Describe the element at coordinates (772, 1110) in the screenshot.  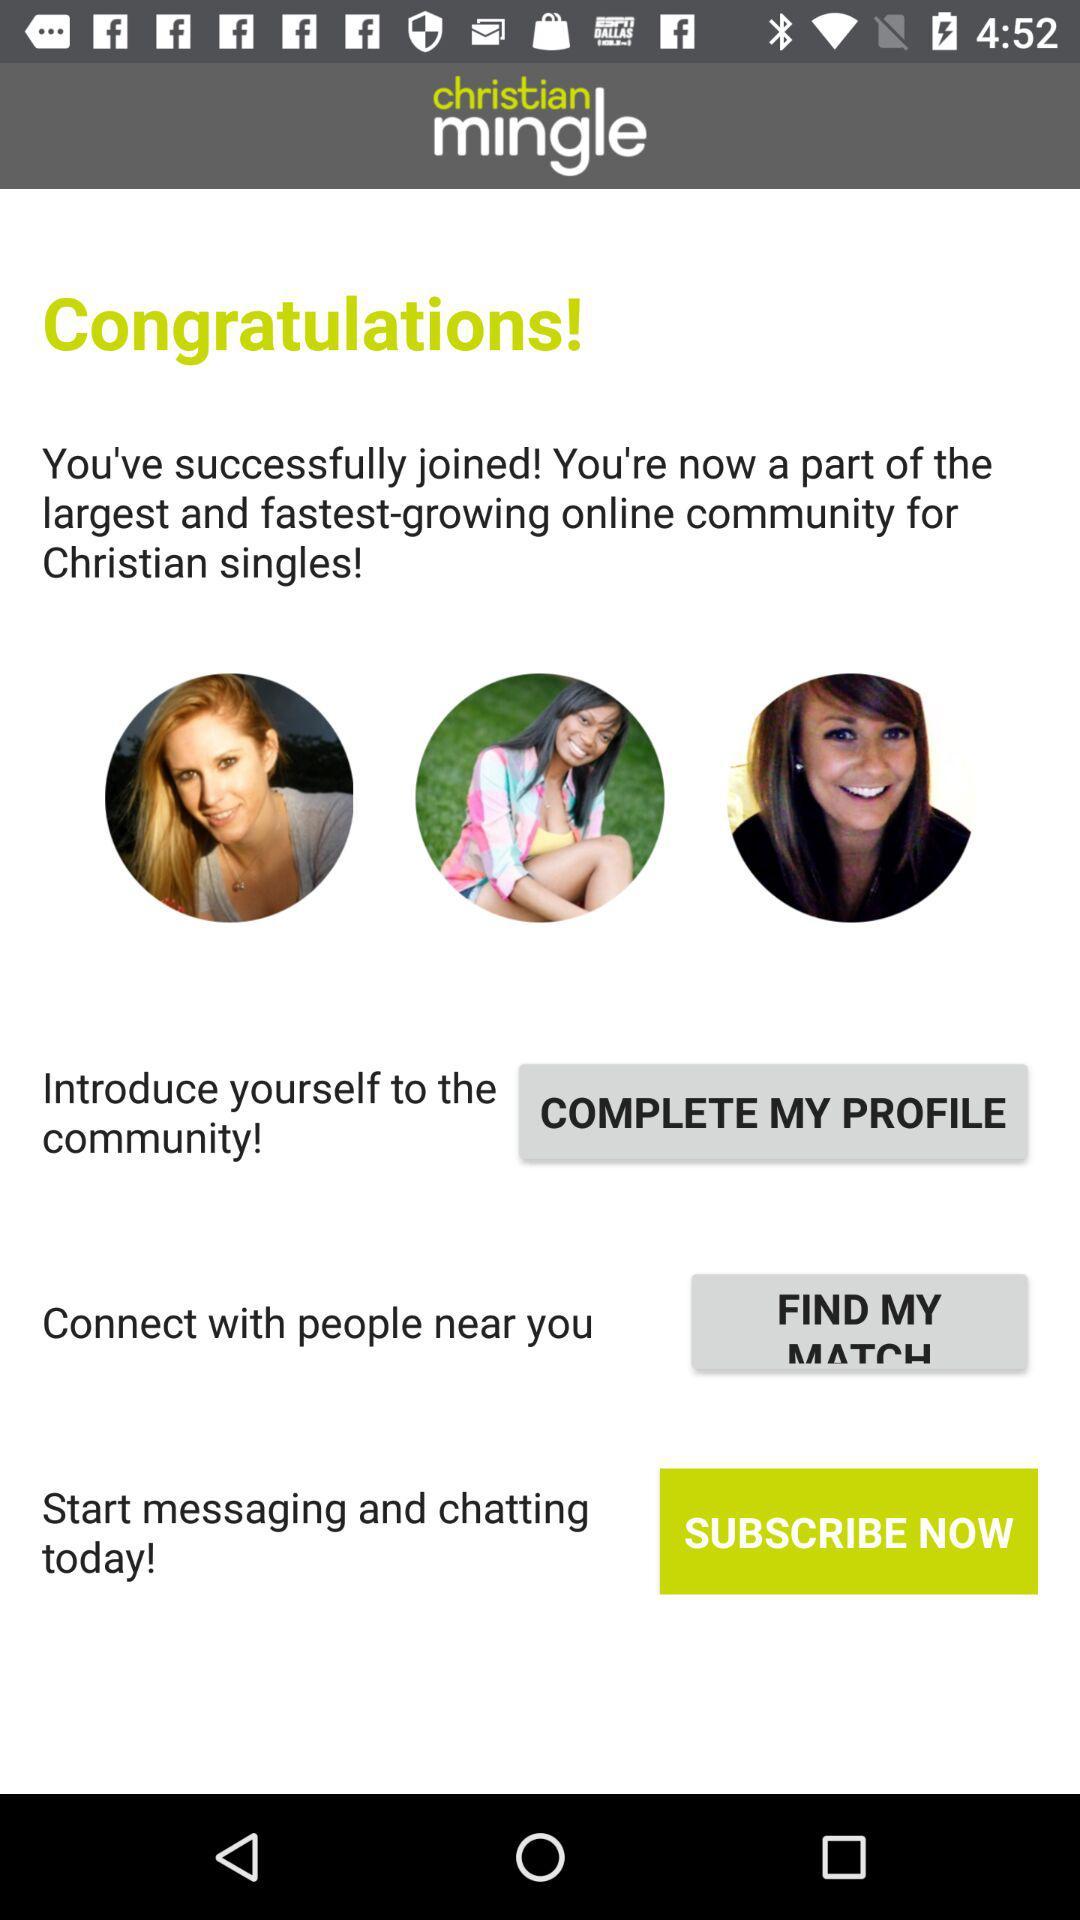
I see `complete my profile` at that location.